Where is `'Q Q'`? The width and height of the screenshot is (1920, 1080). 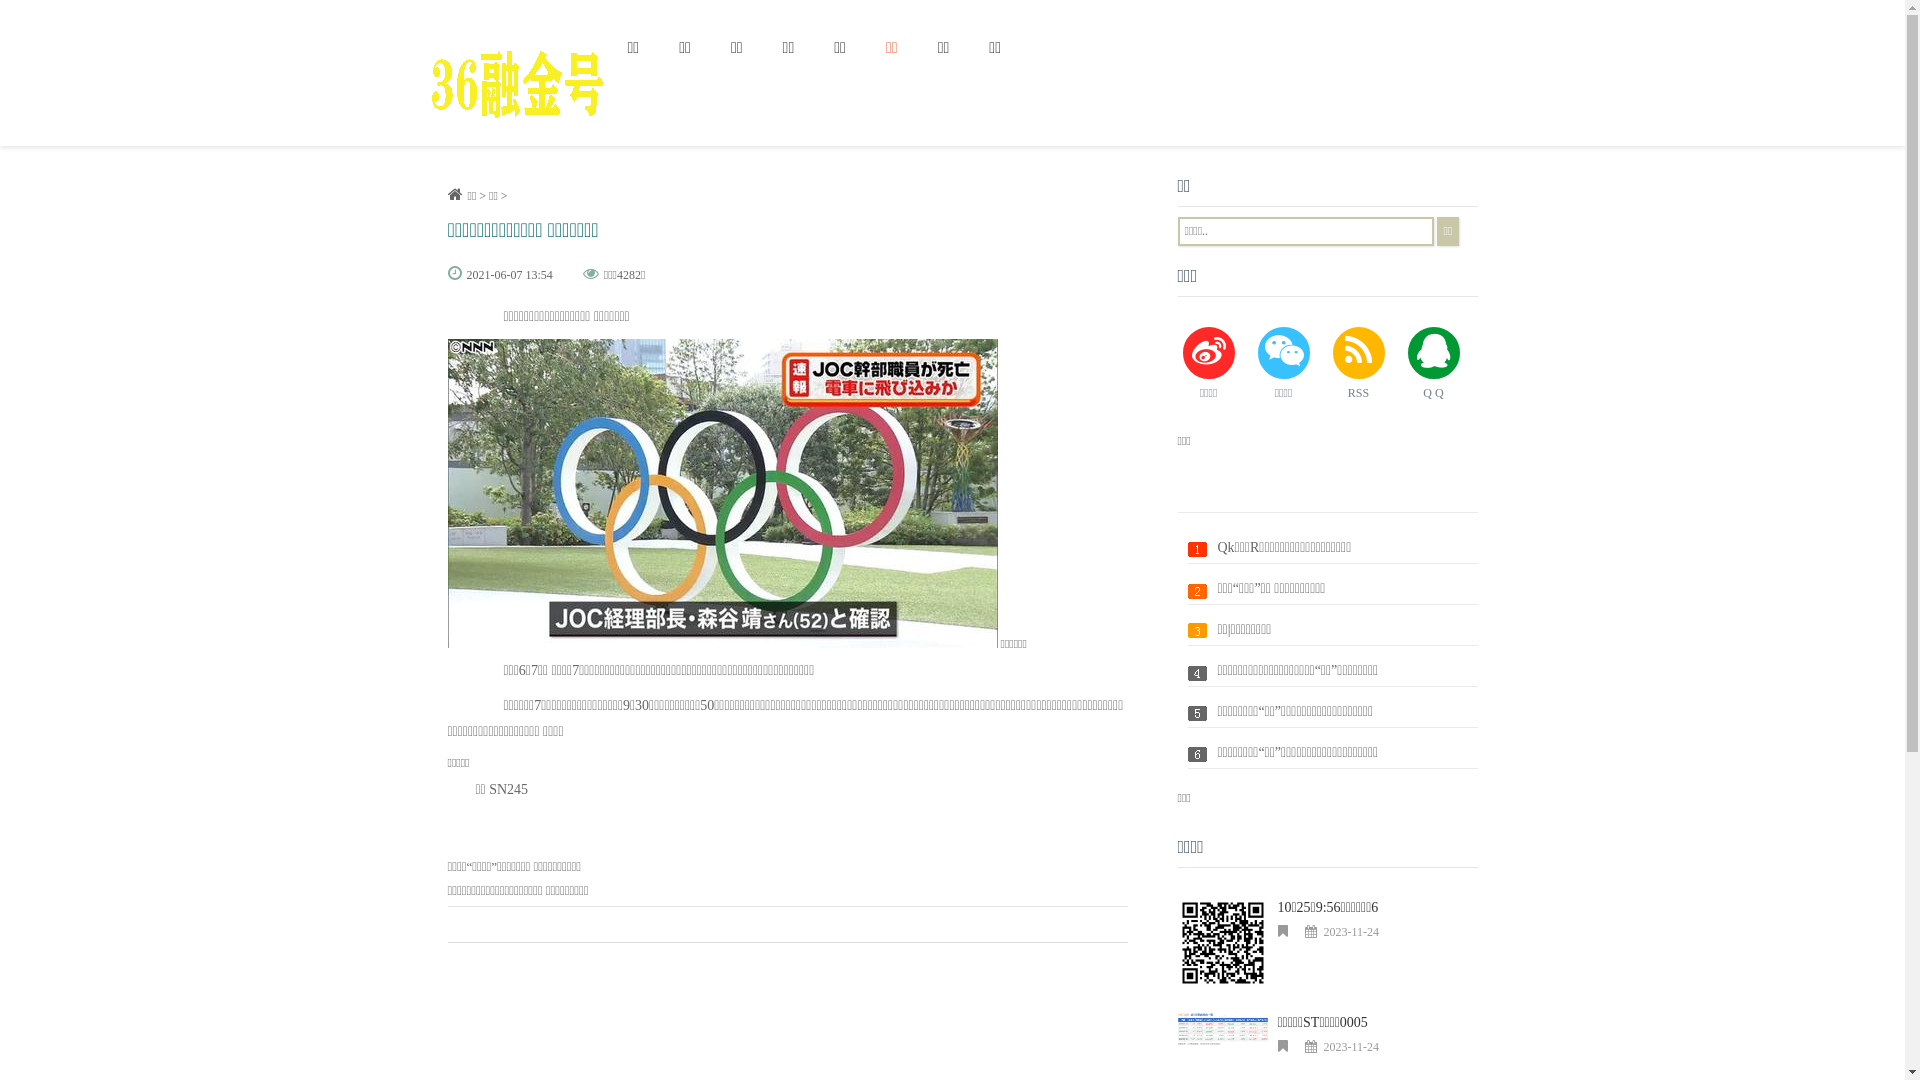
'Q Q' is located at coordinates (1433, 364).